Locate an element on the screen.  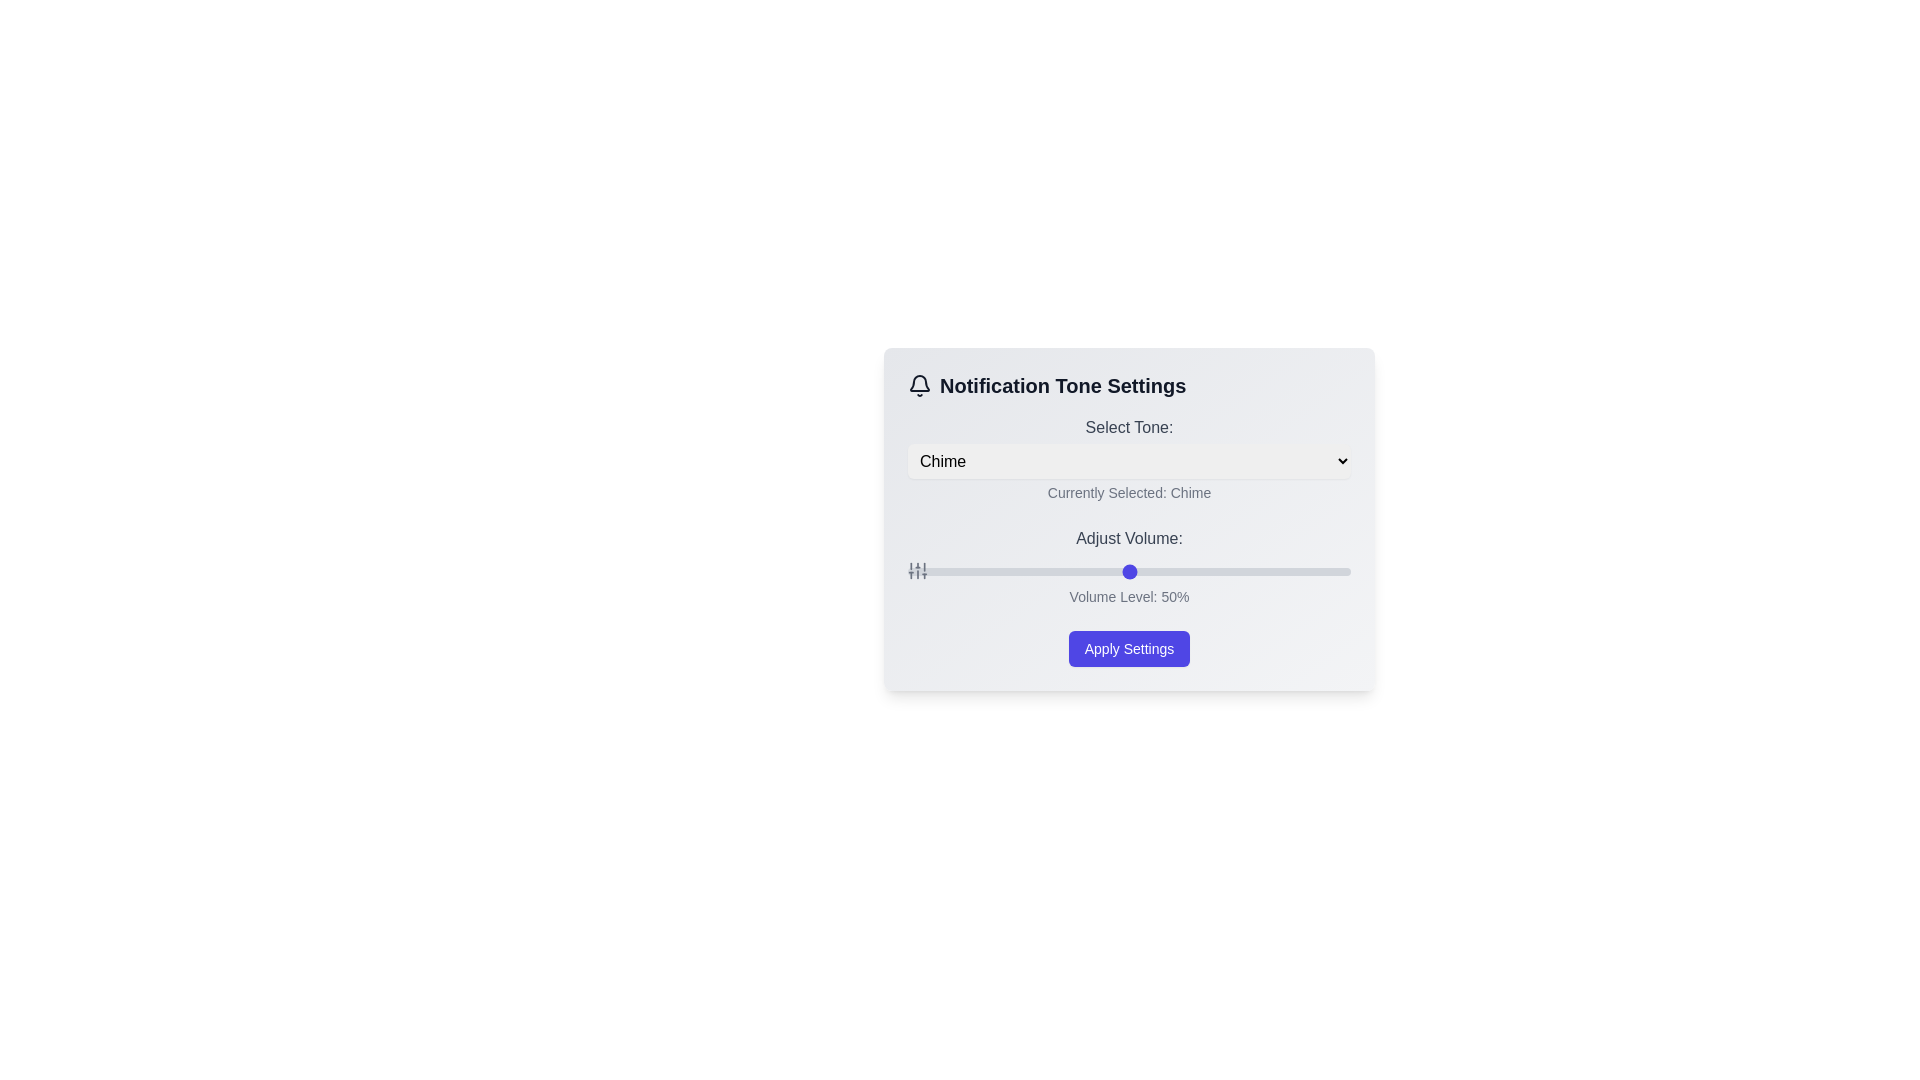
the volume level is located at coordinates (1248, 571).